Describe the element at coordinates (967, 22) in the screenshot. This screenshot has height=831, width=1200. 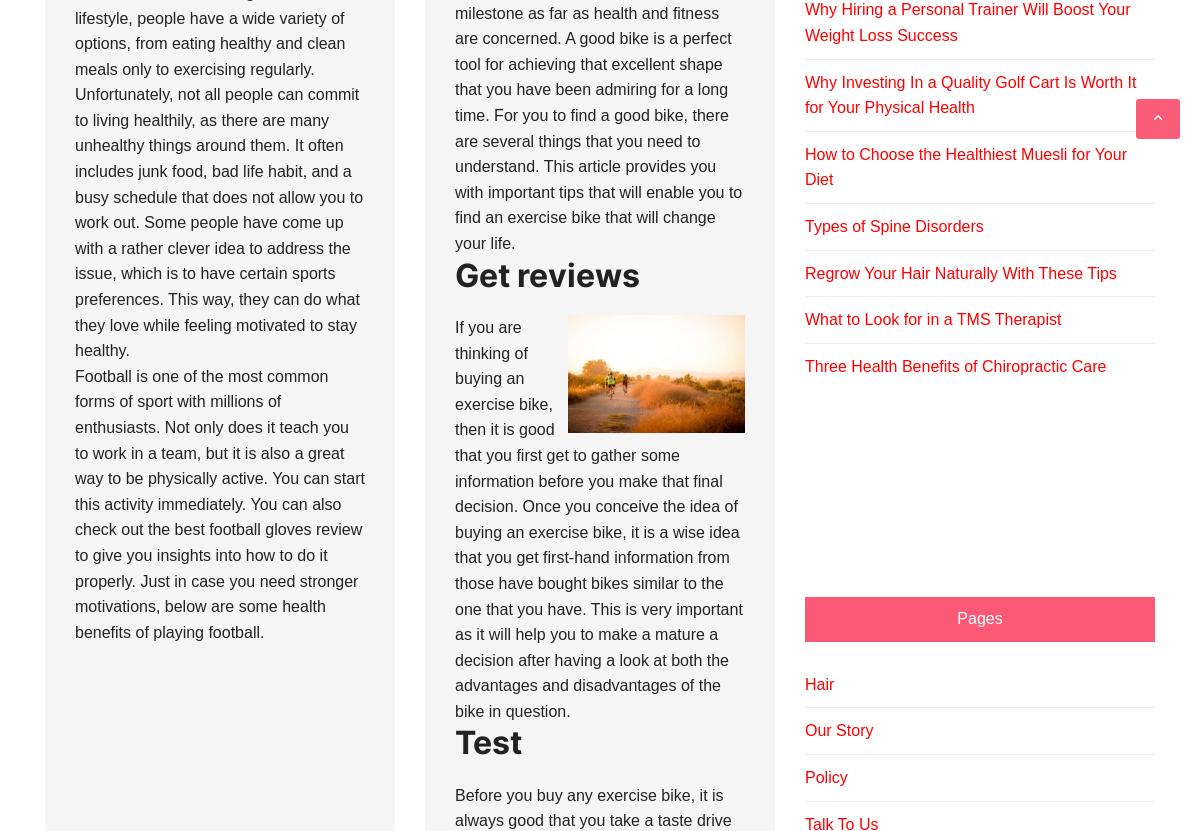
I see `'Why Hiring a Personal Trainer Will Boost Your Weight Loss Success'` at that location.